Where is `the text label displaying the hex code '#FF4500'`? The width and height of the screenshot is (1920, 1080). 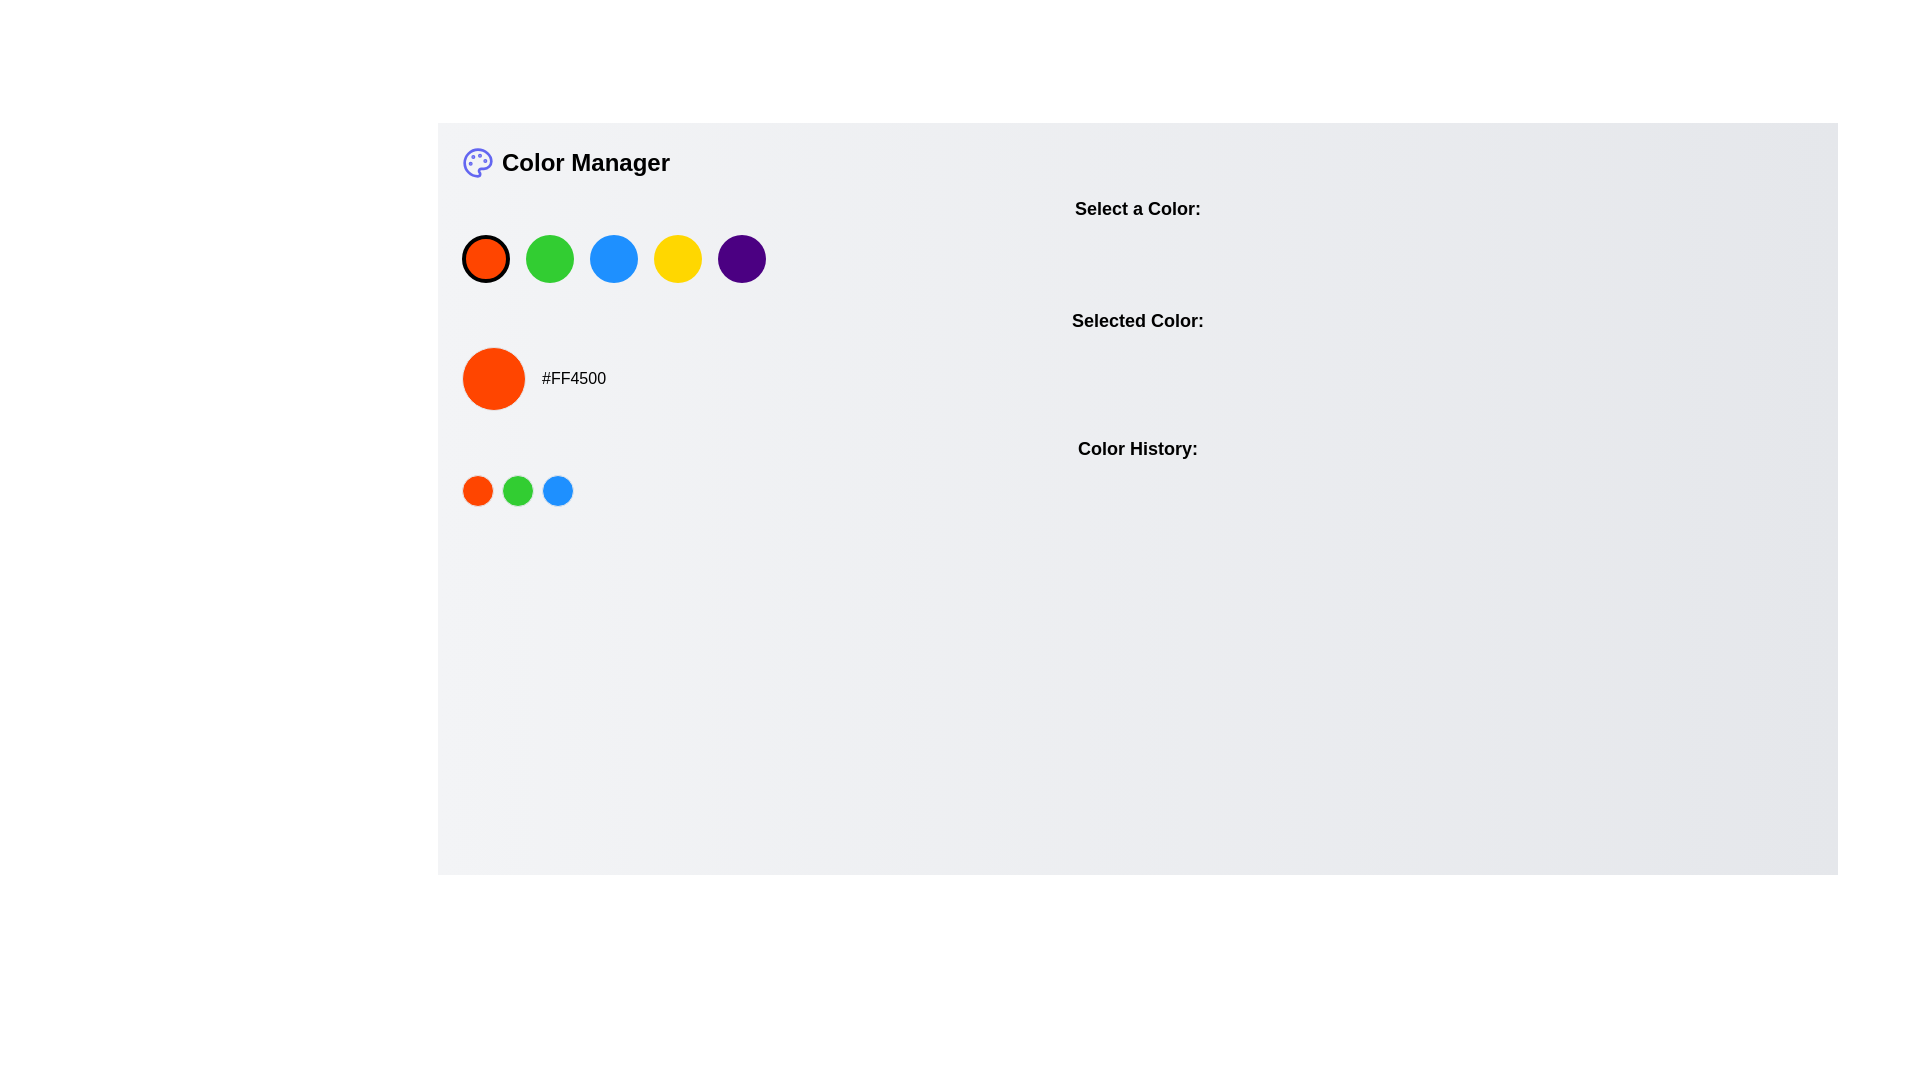 the text label displaying the hex code '#FF4500' is located at coordinates (573, 378).